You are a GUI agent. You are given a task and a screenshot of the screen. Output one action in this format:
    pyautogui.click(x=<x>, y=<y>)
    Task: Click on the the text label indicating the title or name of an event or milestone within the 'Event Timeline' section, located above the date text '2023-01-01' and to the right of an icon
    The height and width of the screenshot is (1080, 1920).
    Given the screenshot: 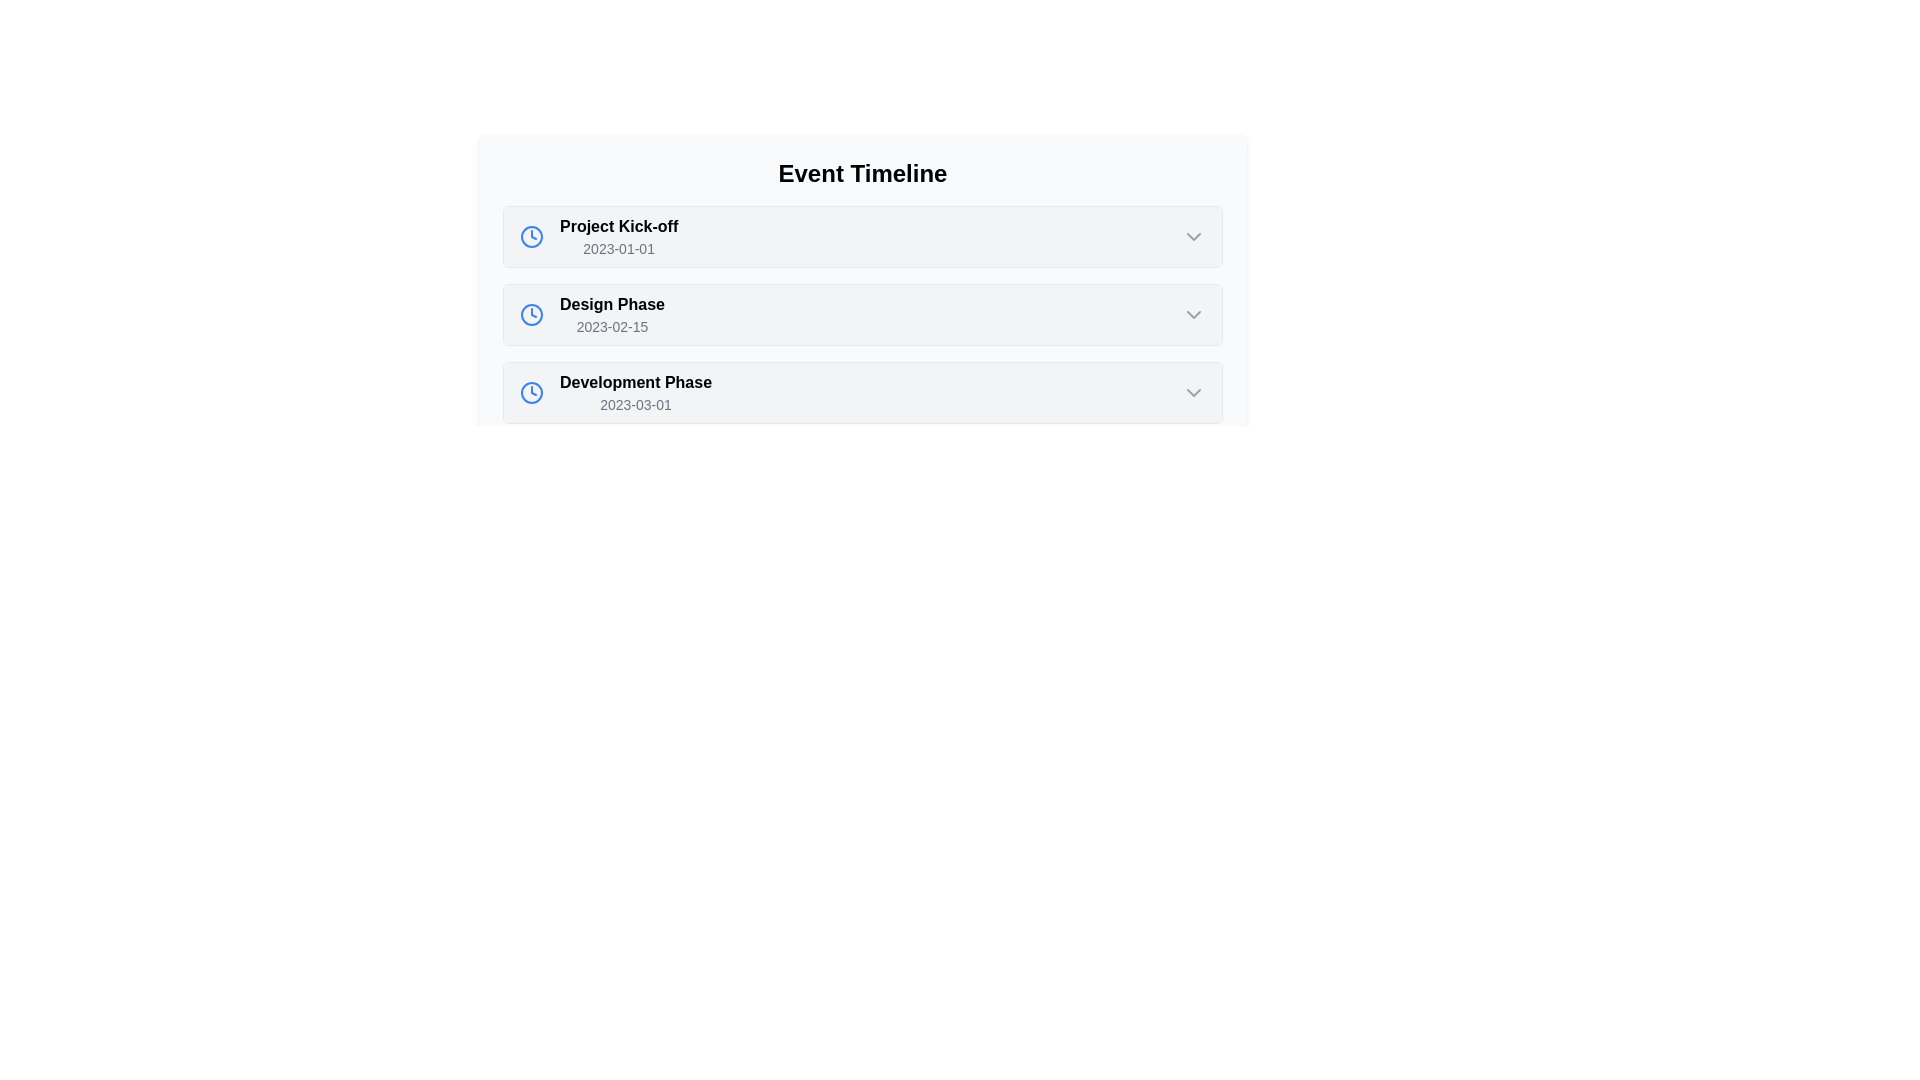 What is the action you would take?
    pyautogui.click(x=618, y=226)
    